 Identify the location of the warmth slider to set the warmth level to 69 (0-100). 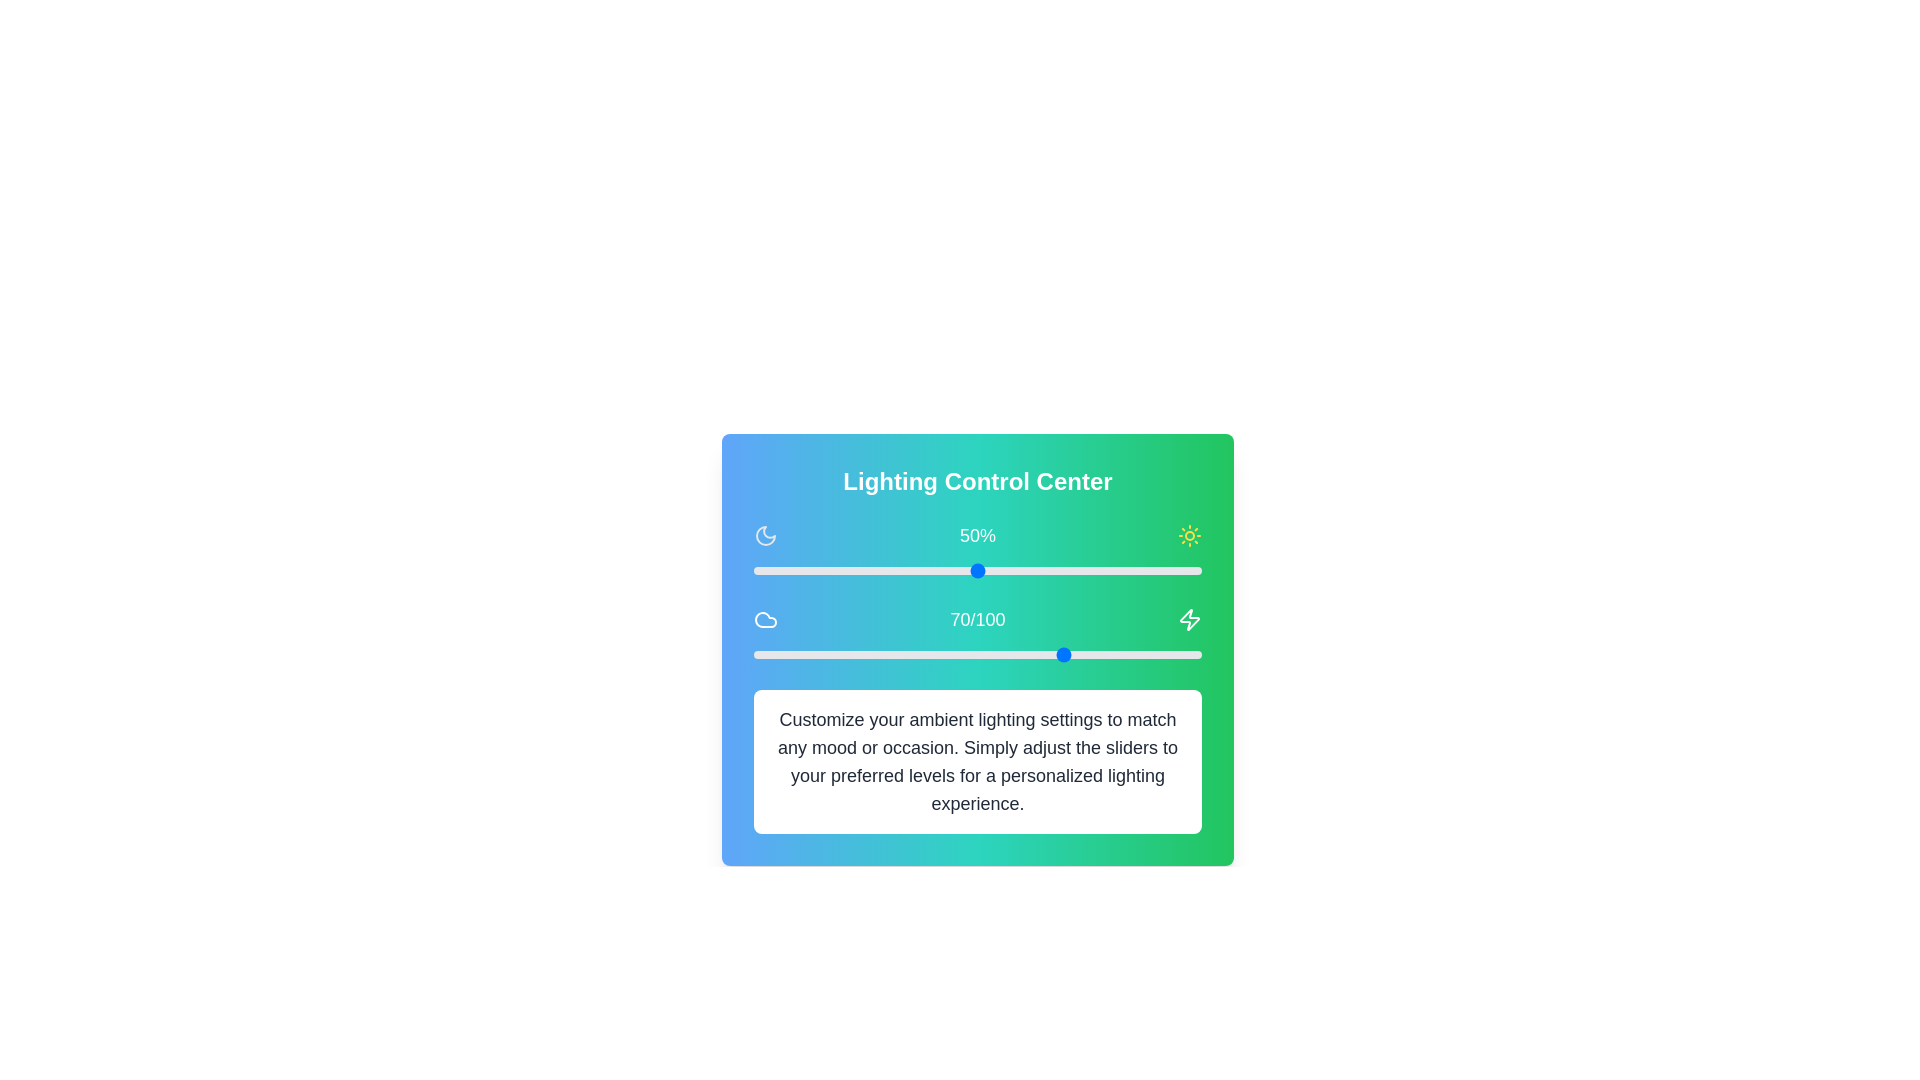
(1062, 655).